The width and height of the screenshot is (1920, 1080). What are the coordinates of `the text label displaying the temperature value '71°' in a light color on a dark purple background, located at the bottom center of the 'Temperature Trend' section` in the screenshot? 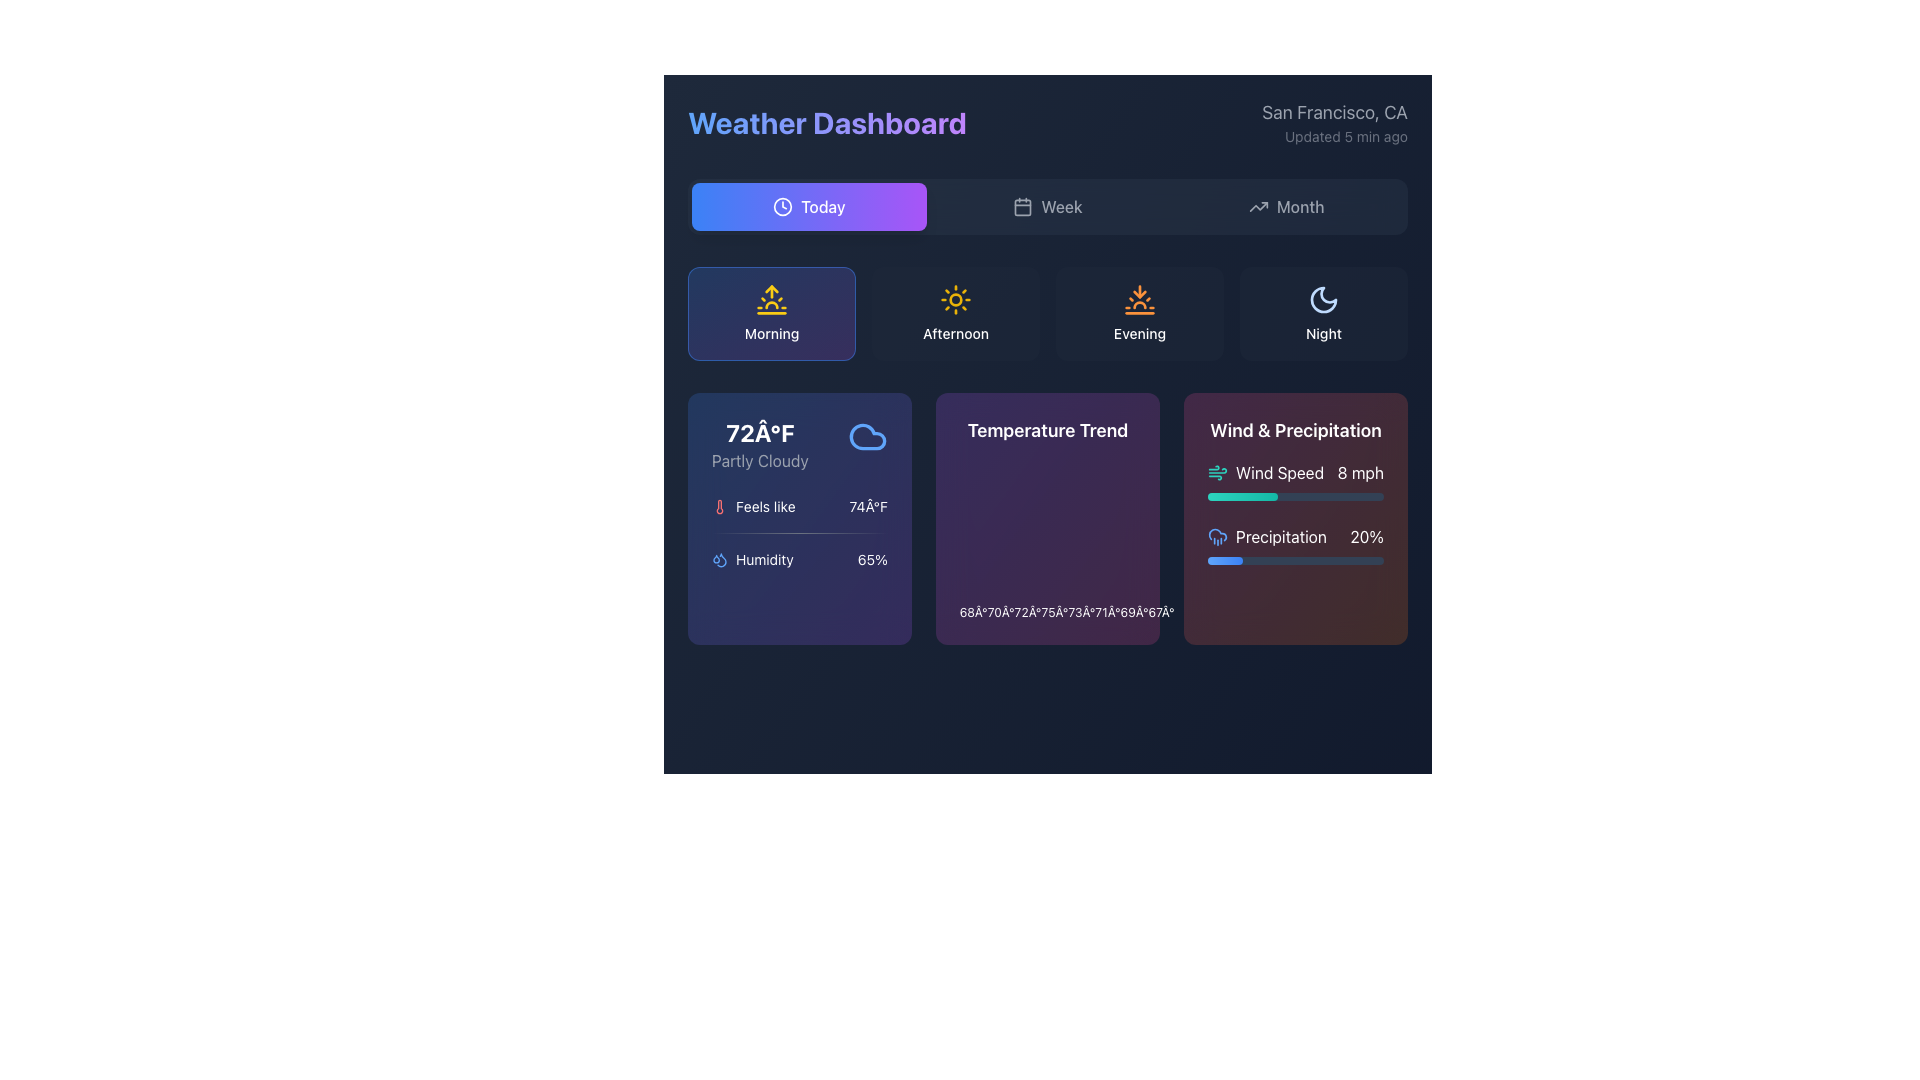 It's located at (1107, 612).